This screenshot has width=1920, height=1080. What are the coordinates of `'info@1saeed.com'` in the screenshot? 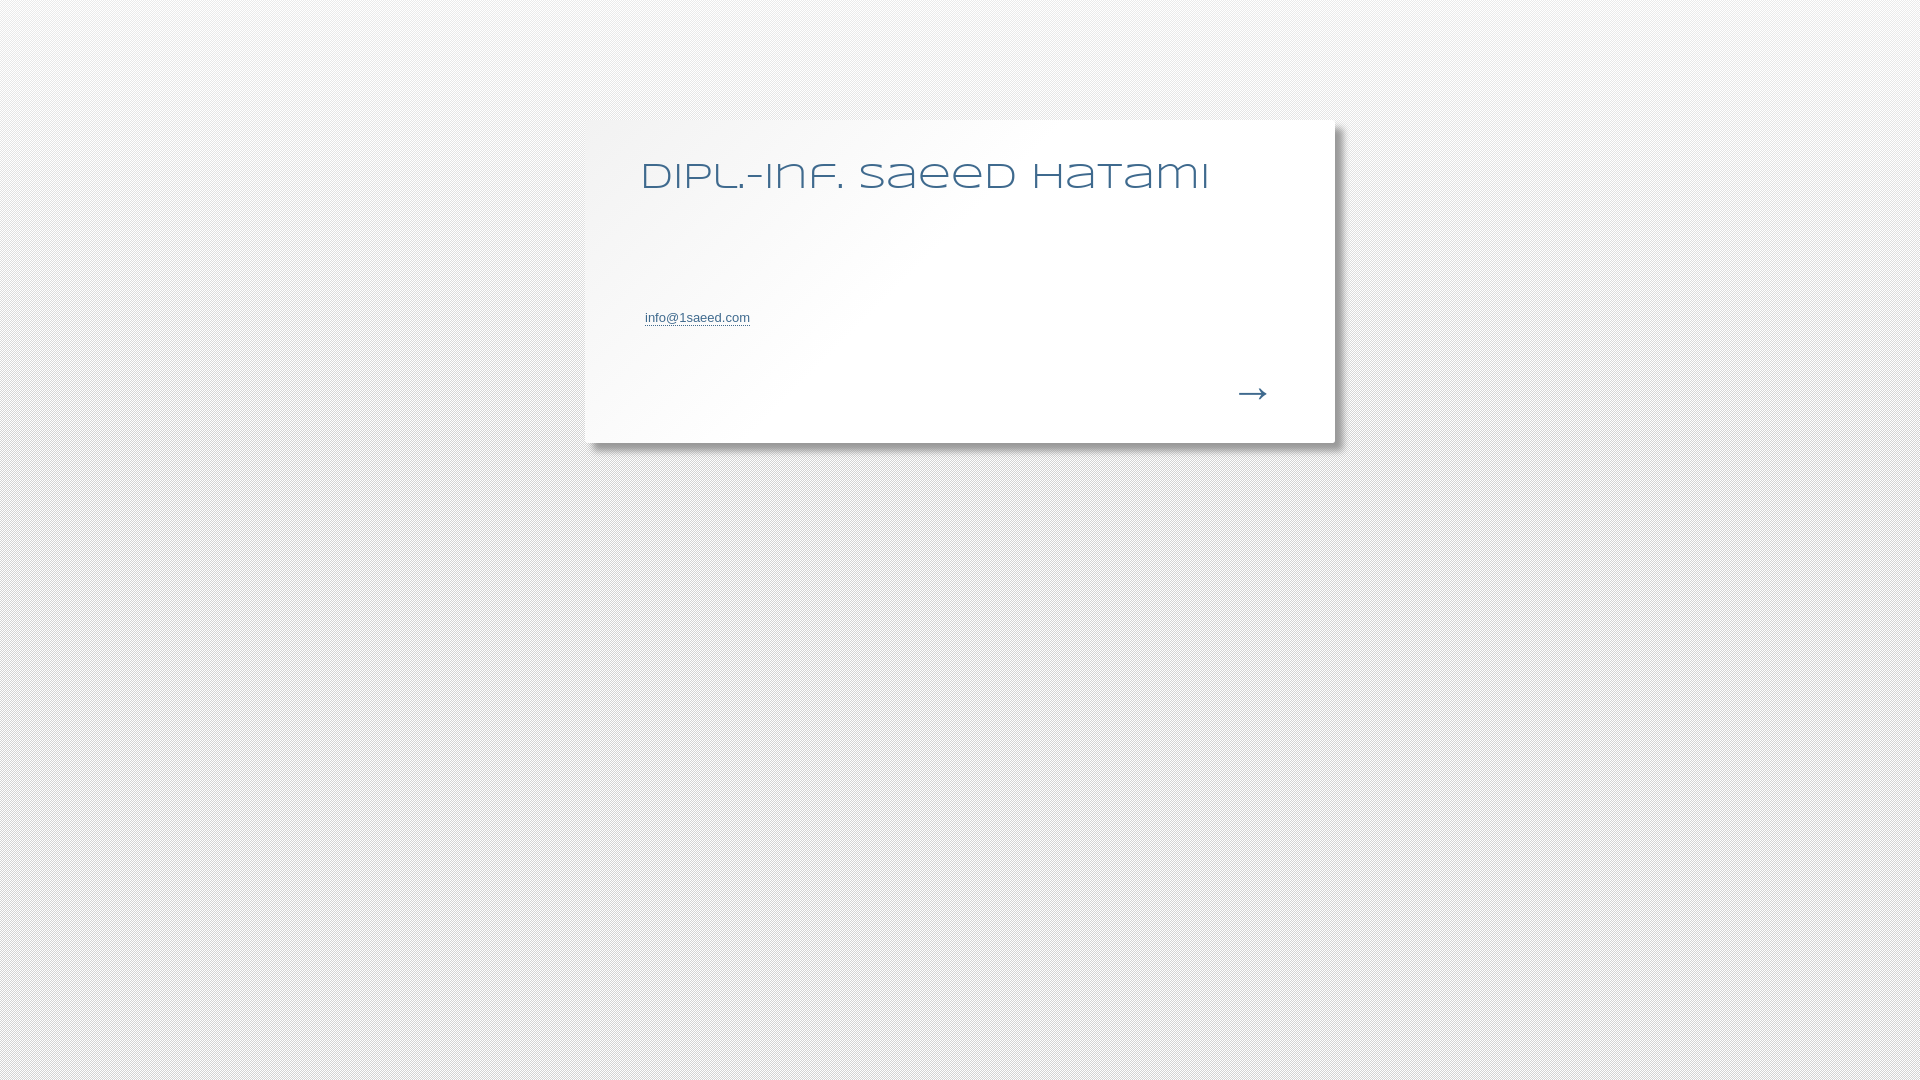 It's located at (697, 316).